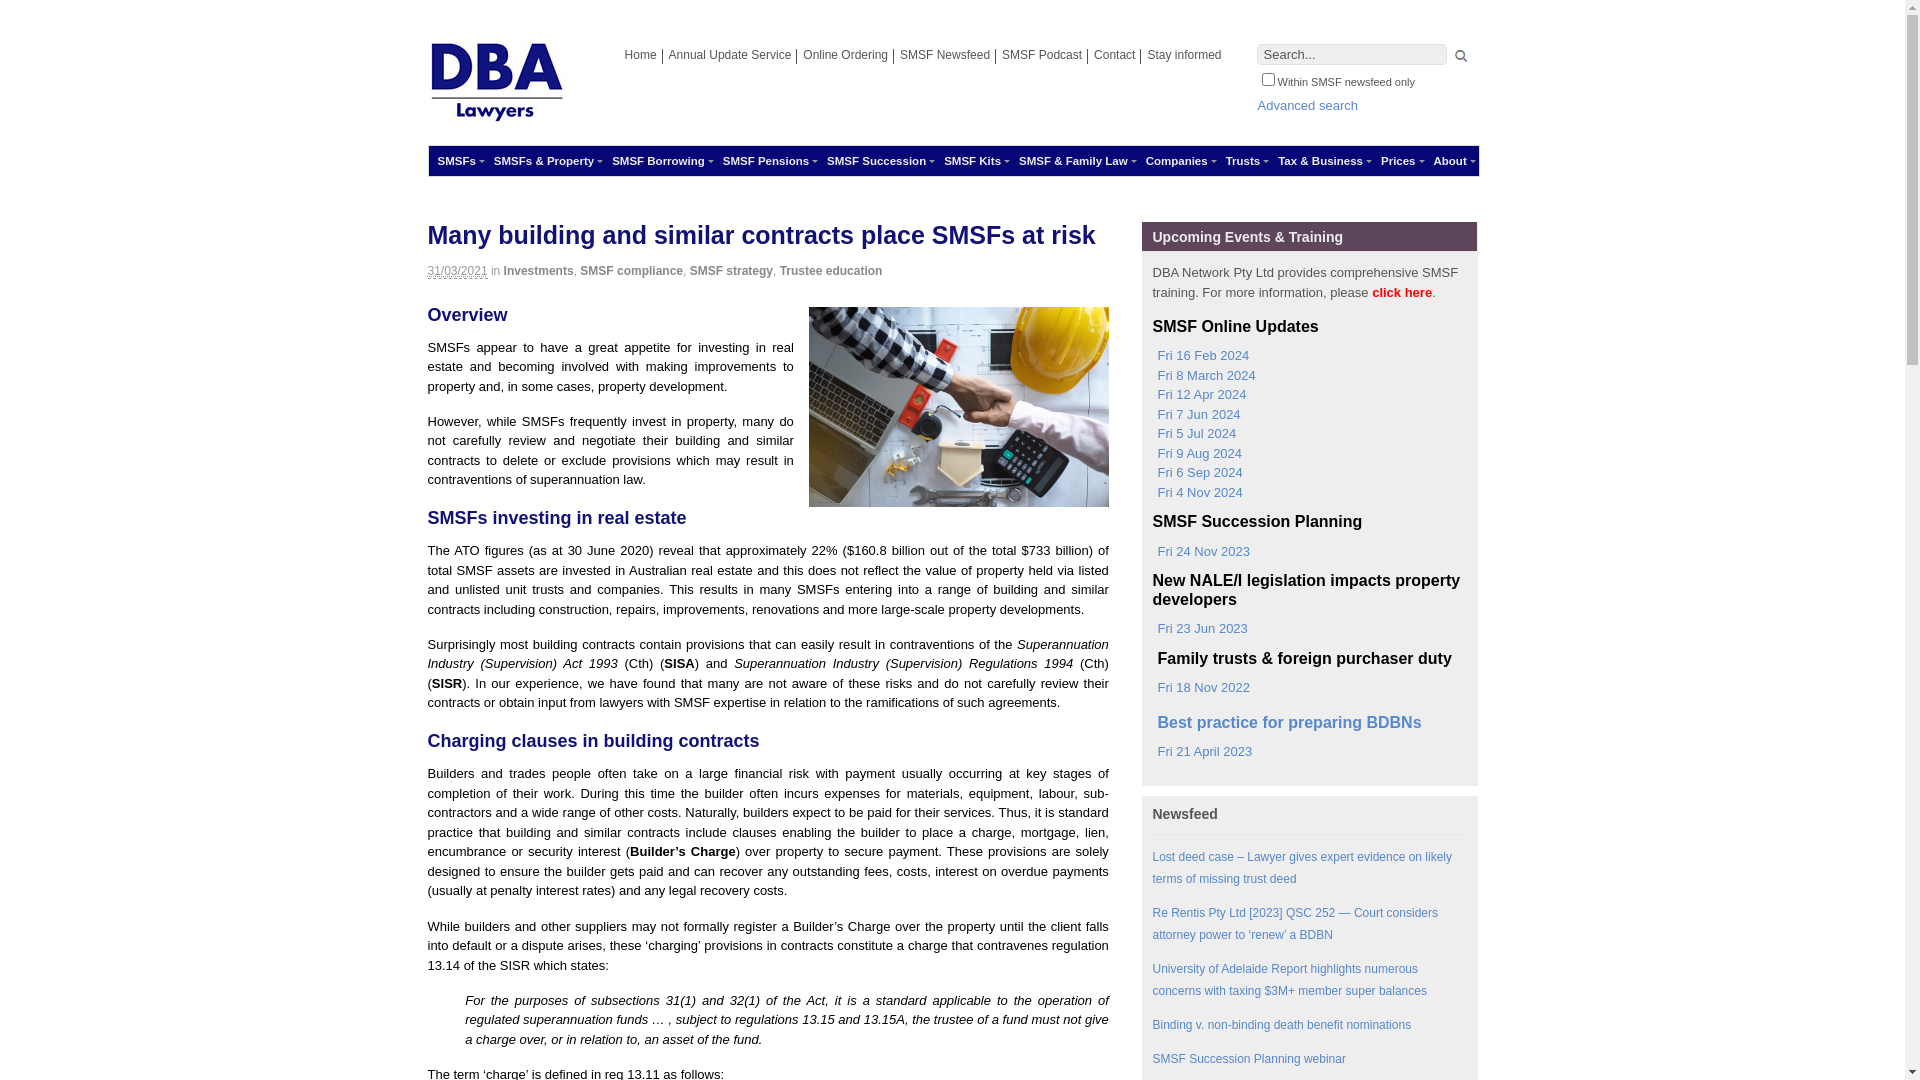 This screenshot has height=1080, width=1920. Describe the element at coordinates (1195, 414) in the screenshot. I see `'Fri 7 Jun 2024'` at that location.